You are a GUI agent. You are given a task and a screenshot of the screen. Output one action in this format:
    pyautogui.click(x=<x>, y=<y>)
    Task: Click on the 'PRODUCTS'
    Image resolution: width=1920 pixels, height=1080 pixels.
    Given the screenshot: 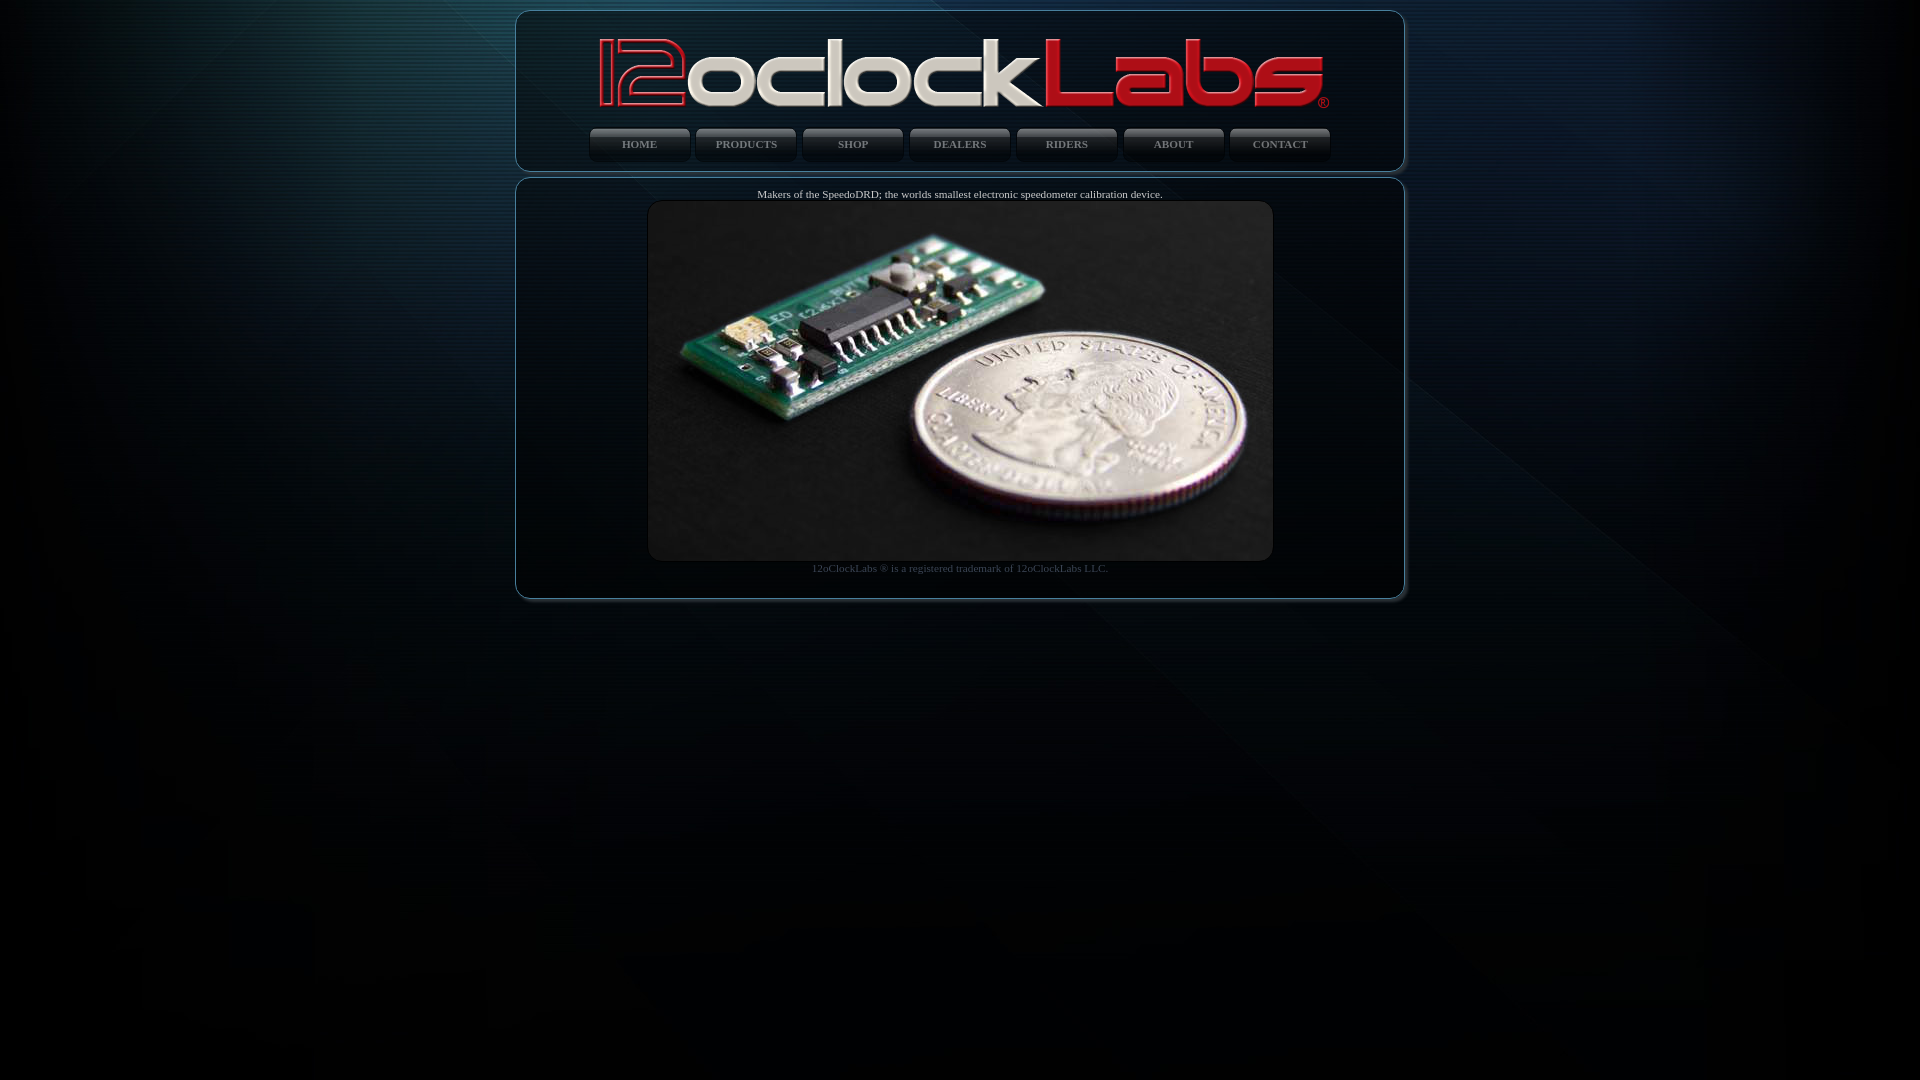 What is the action you would take?
    pyautogui.click(x=744, y=142)
    